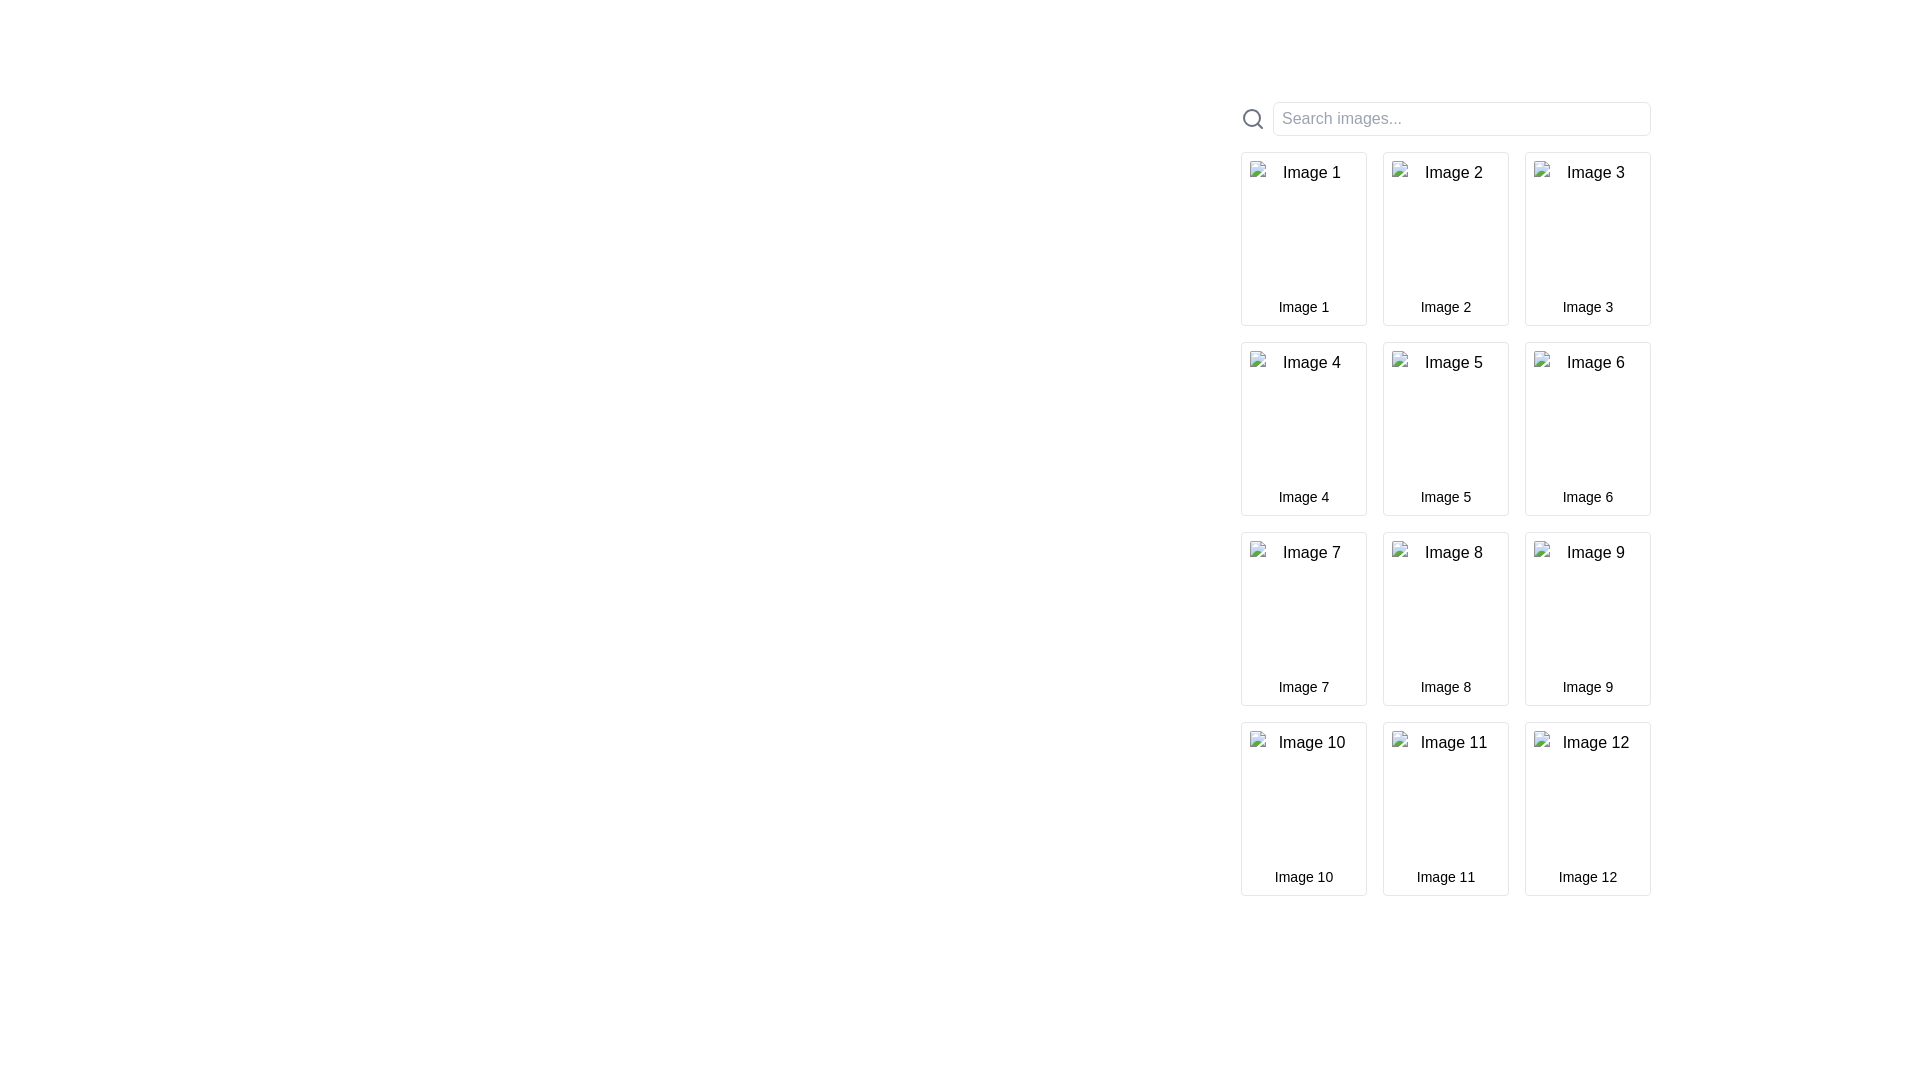 The height and width of the screenshot is (1080, 1920). What do you see at coordinates (1445, 793) in the screenshot?
I see `the image placeholder labeled 'Image 11'` at bounding box center [1445, 793].